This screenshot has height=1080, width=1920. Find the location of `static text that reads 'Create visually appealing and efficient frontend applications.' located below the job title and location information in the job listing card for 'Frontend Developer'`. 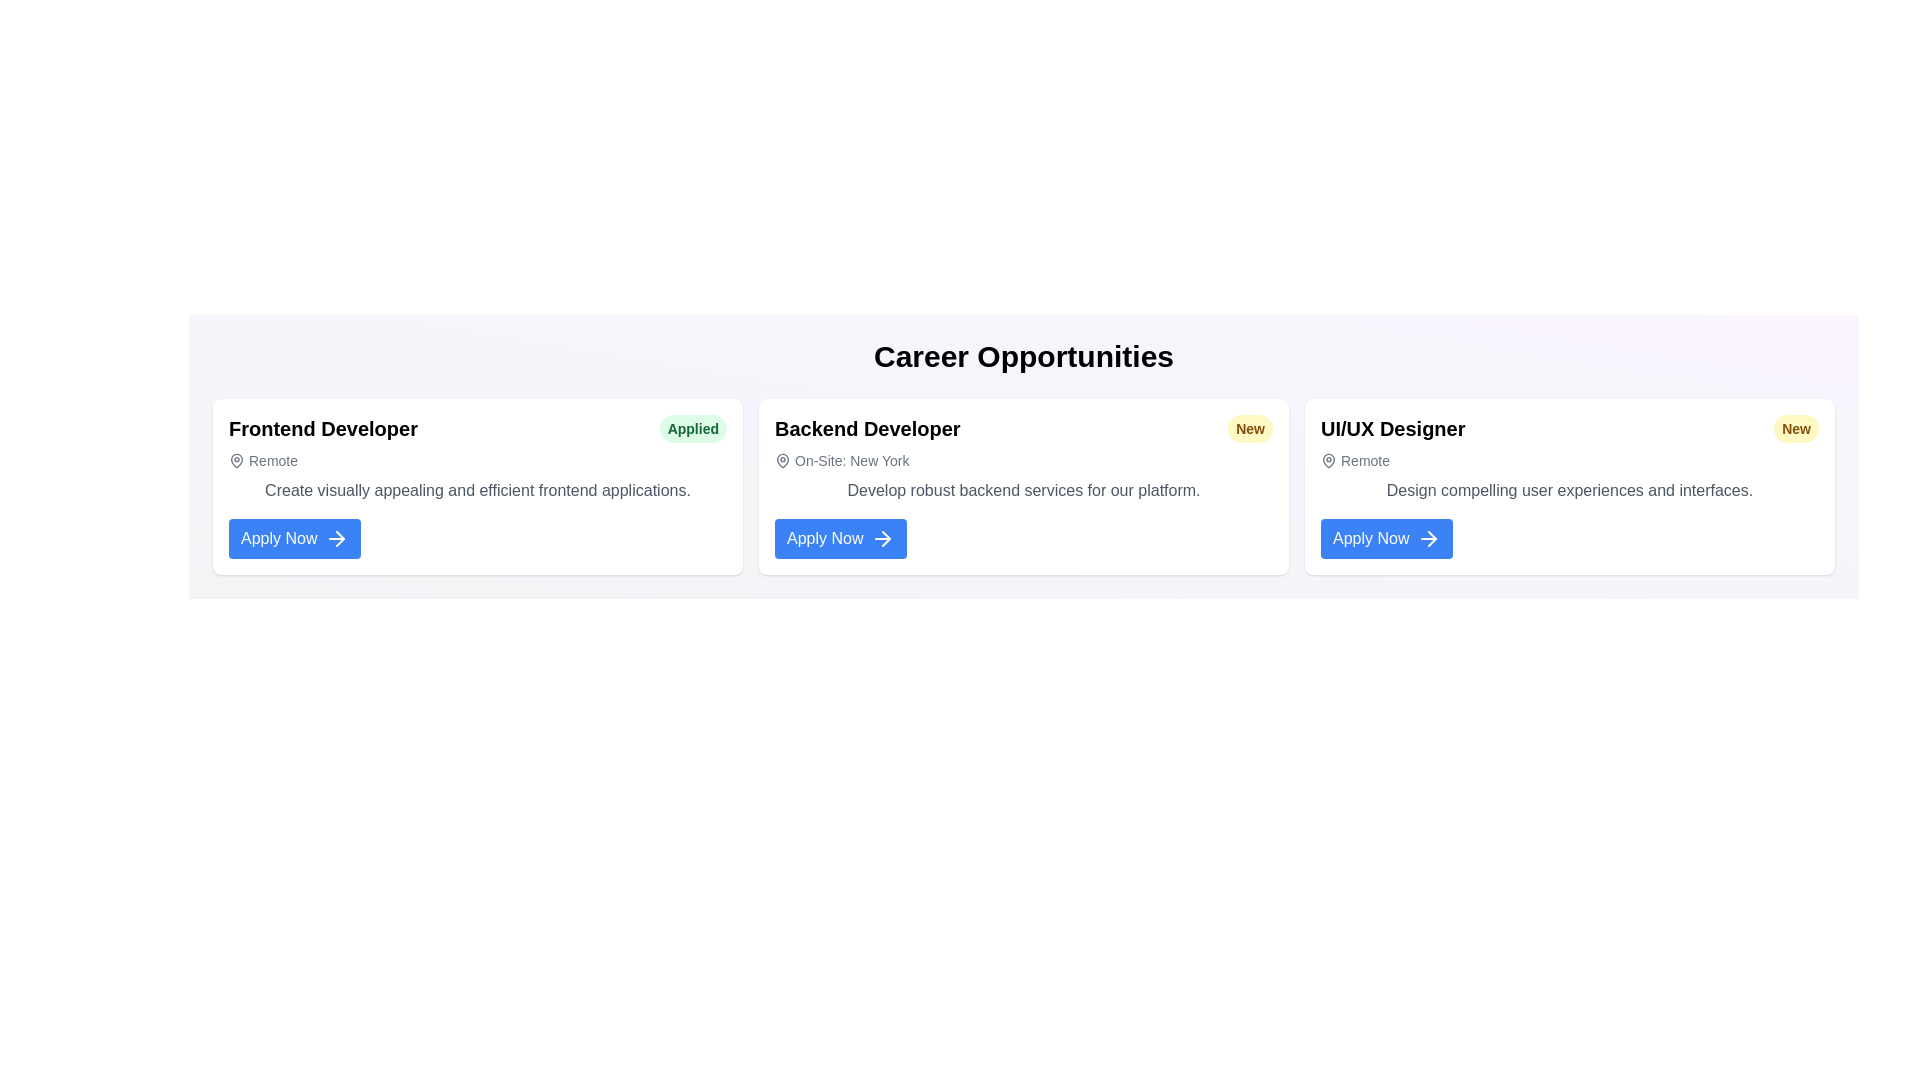

static text that reads 'Create visually appealing and efficient frontend applications.' located below the job title and location information in the job listing card for 'Frontend Developer' is located at coordinates (477, 490).